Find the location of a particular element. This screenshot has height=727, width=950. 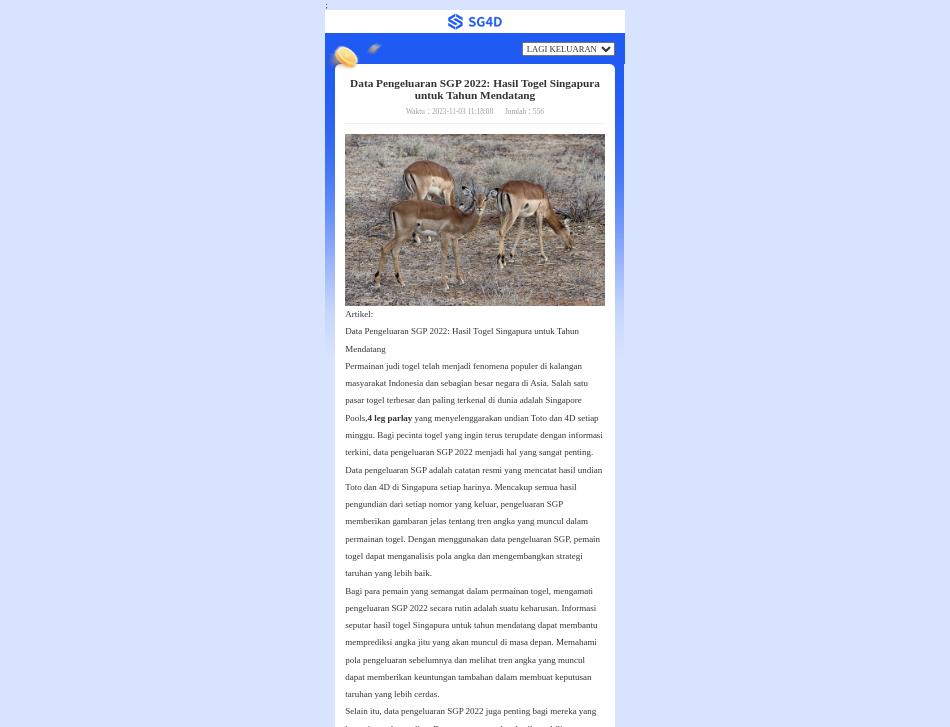

'4 leg parlay' is located at coordinates (388, 416).